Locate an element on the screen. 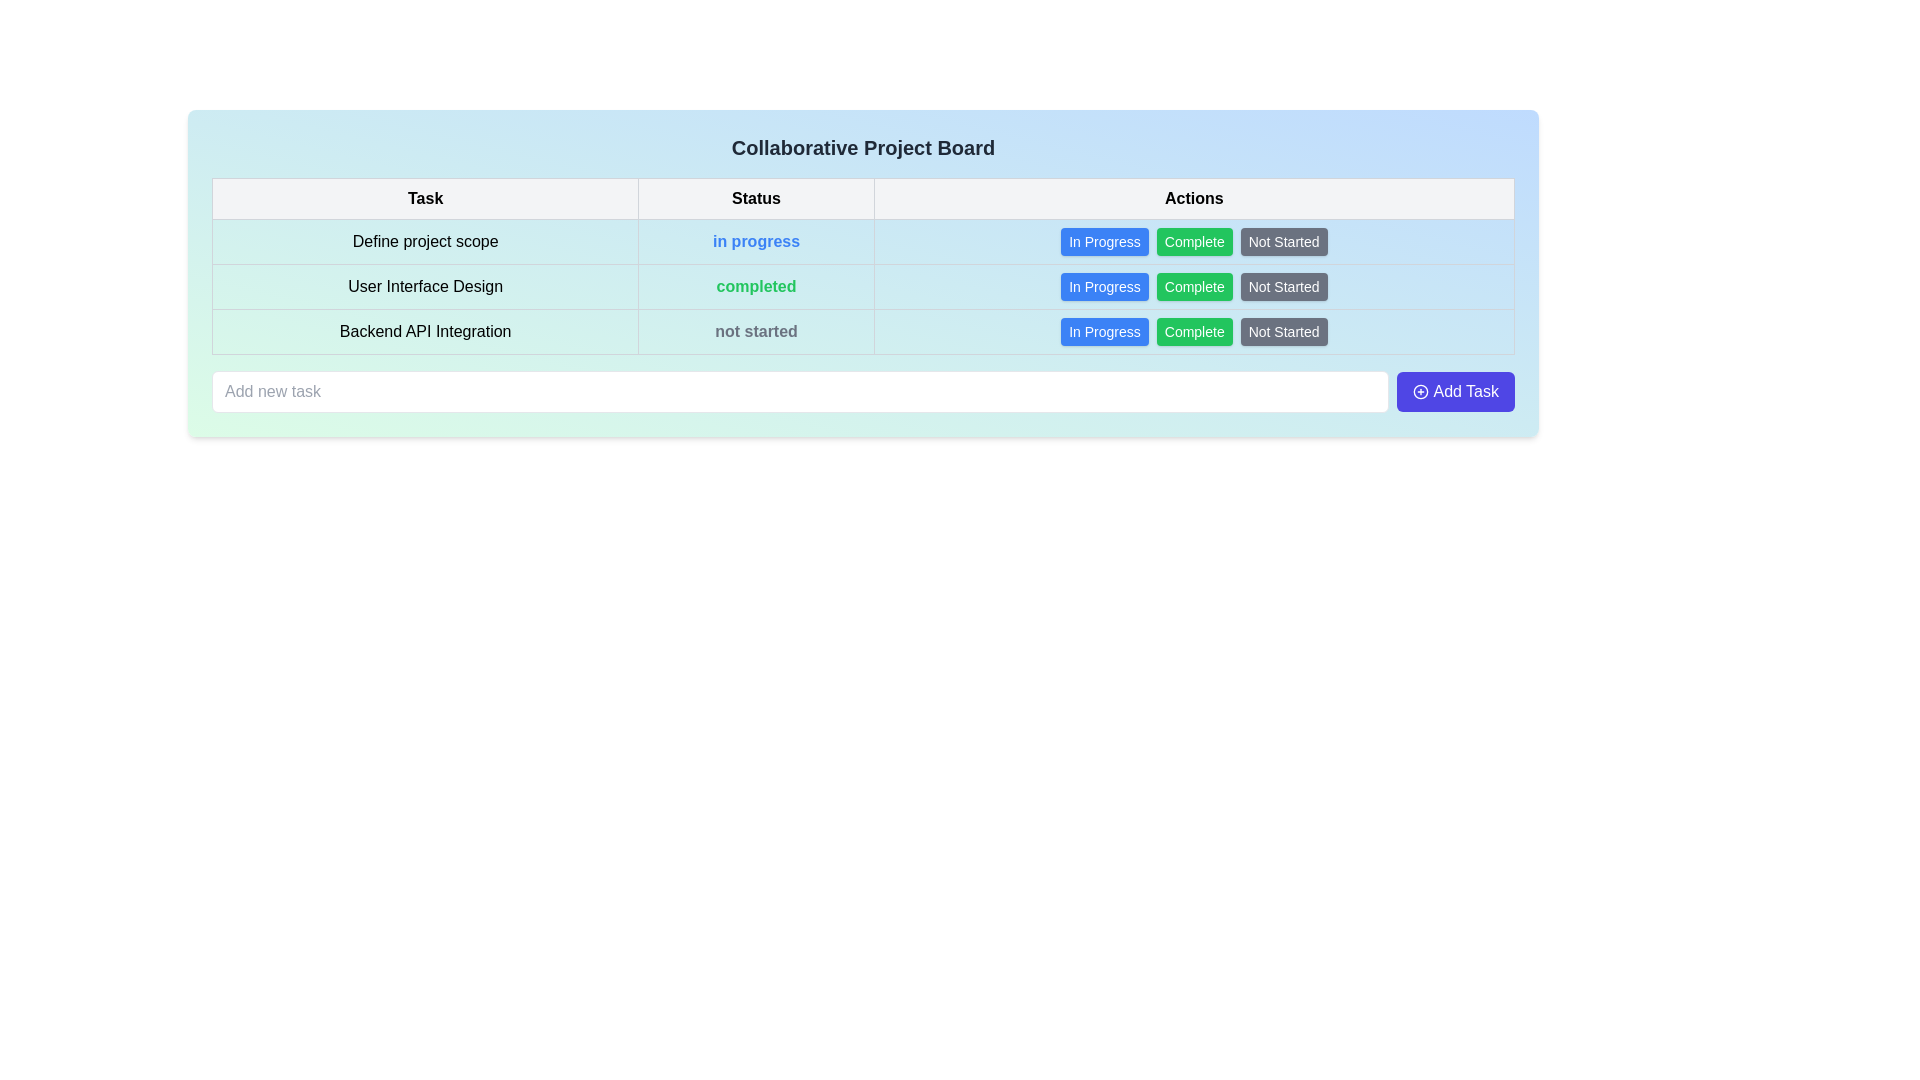  the static label in the 'Task' column located in the third row of the project management table, which provides context about the corresponding status and actions is located at coordinates (424, 330).